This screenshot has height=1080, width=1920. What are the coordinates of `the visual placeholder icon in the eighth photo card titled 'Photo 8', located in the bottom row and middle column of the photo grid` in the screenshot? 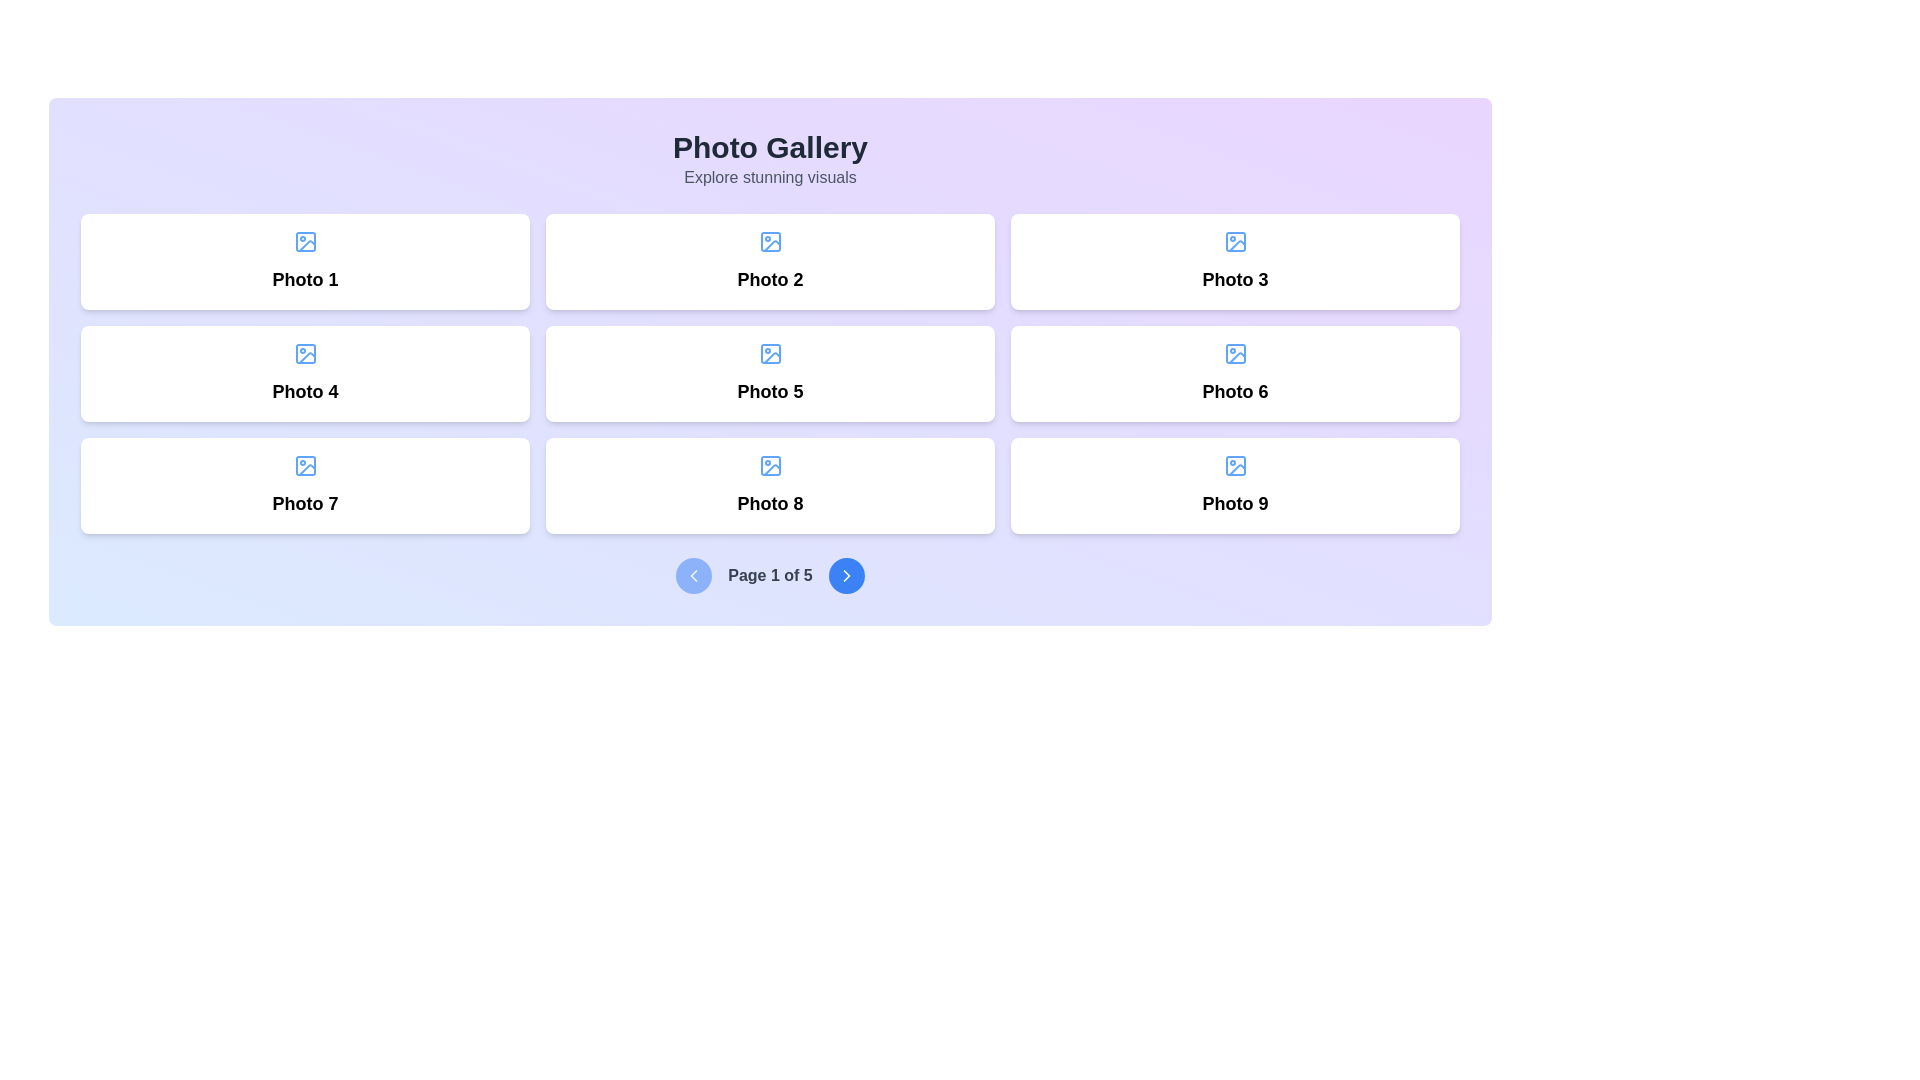 It's located at (769, 466).